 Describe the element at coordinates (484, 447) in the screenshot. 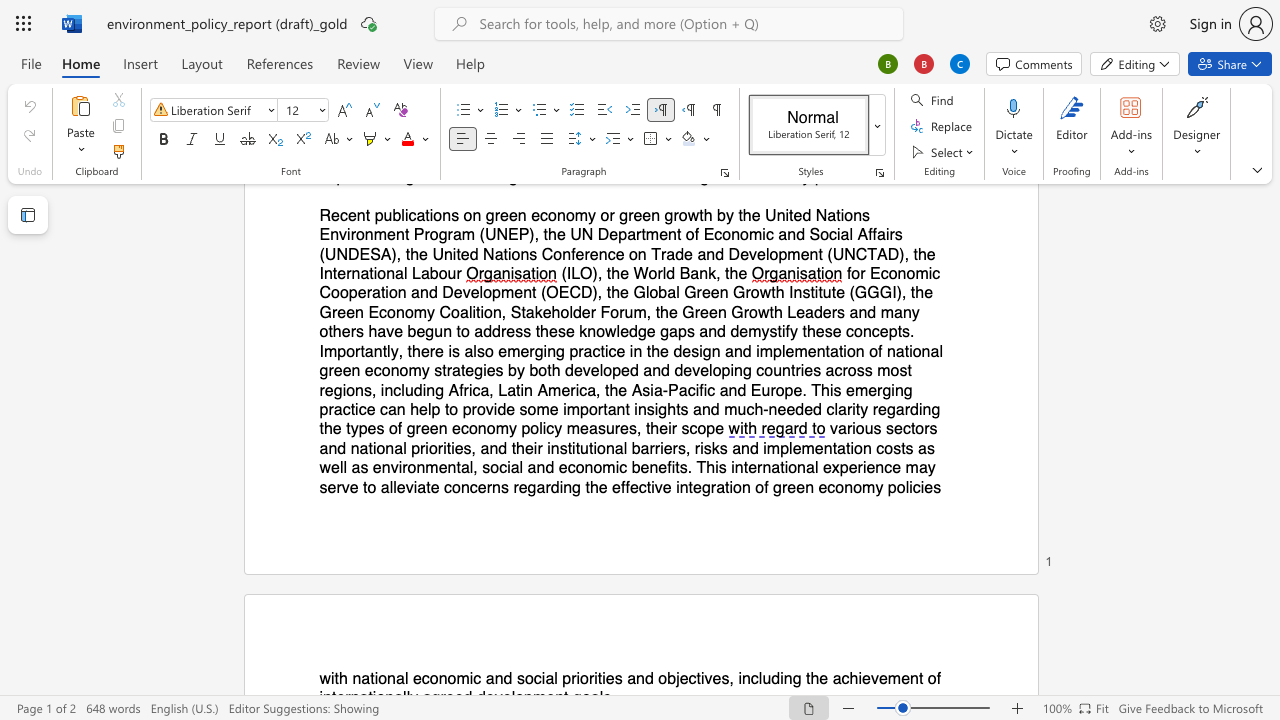

I see `the 5th character "a" in the text` at that location.